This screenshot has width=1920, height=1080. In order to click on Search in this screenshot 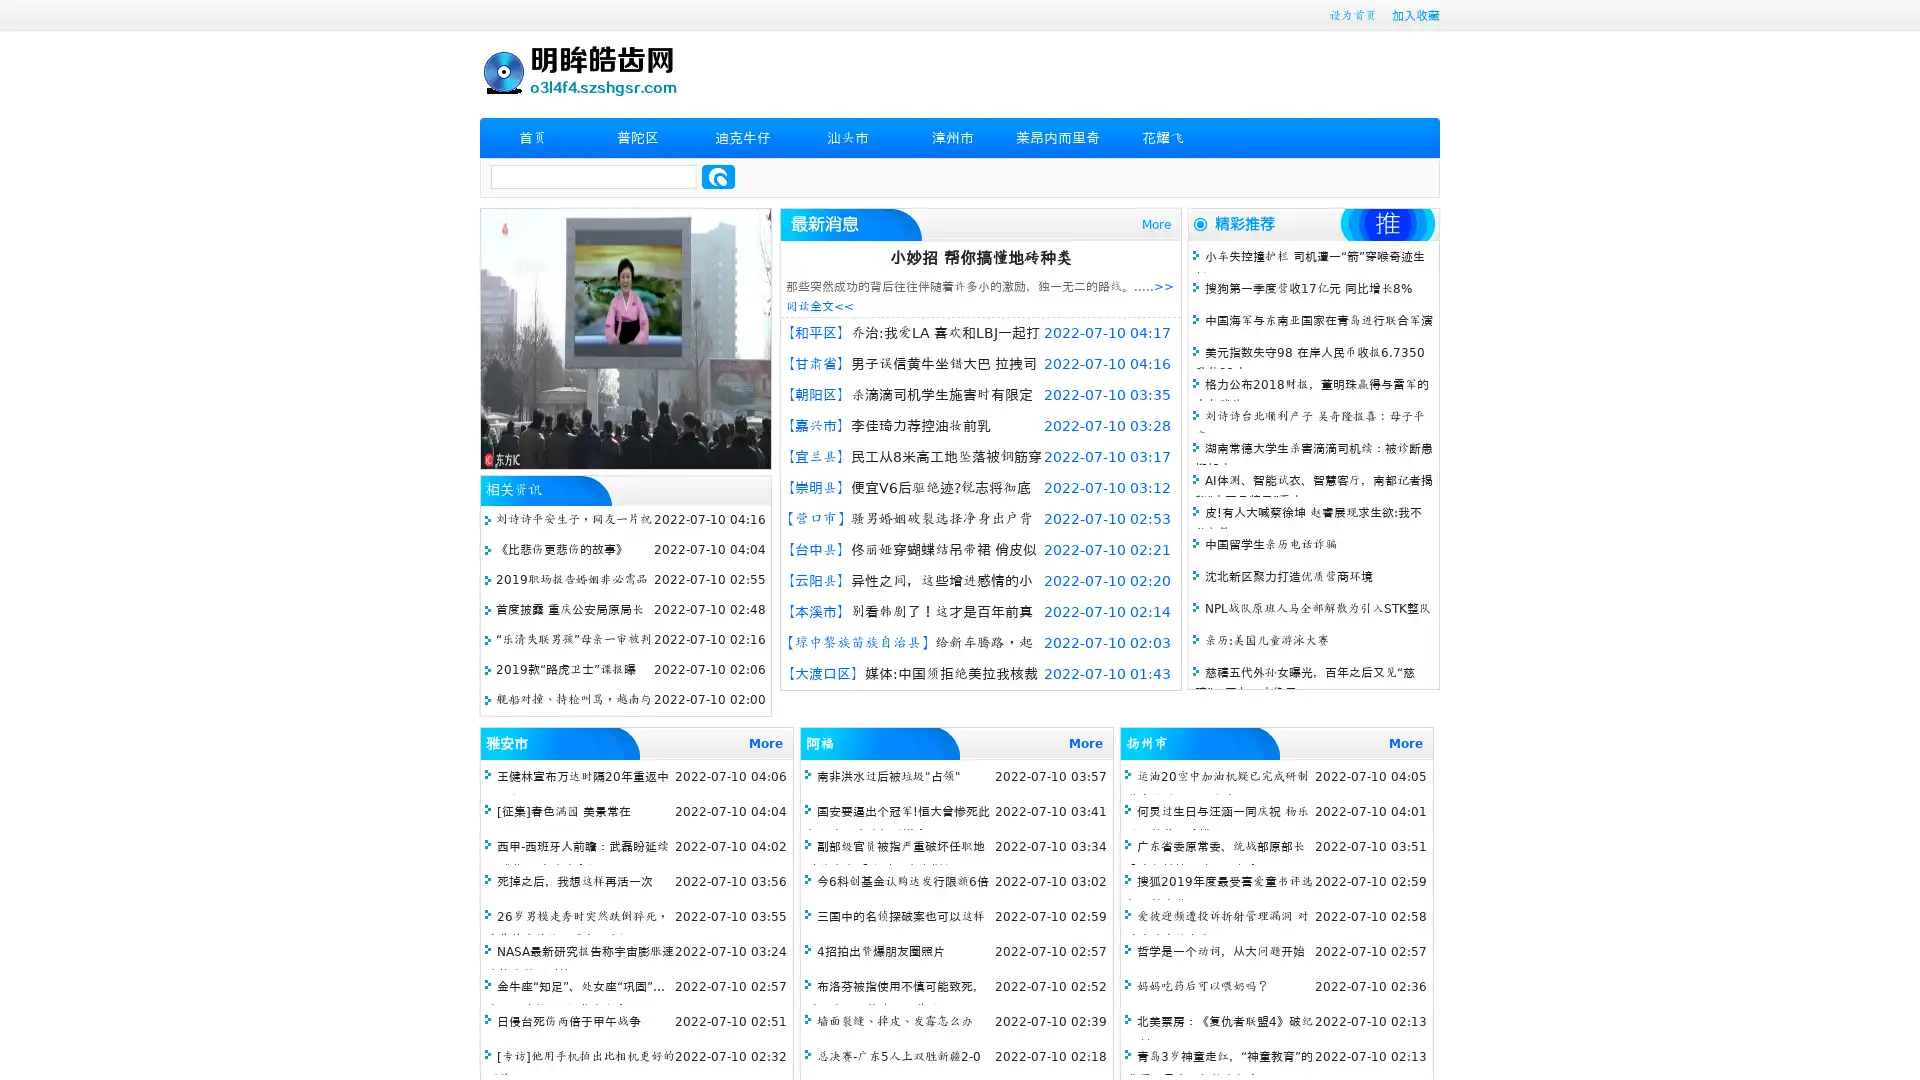, I will do `click(718, 176)`.